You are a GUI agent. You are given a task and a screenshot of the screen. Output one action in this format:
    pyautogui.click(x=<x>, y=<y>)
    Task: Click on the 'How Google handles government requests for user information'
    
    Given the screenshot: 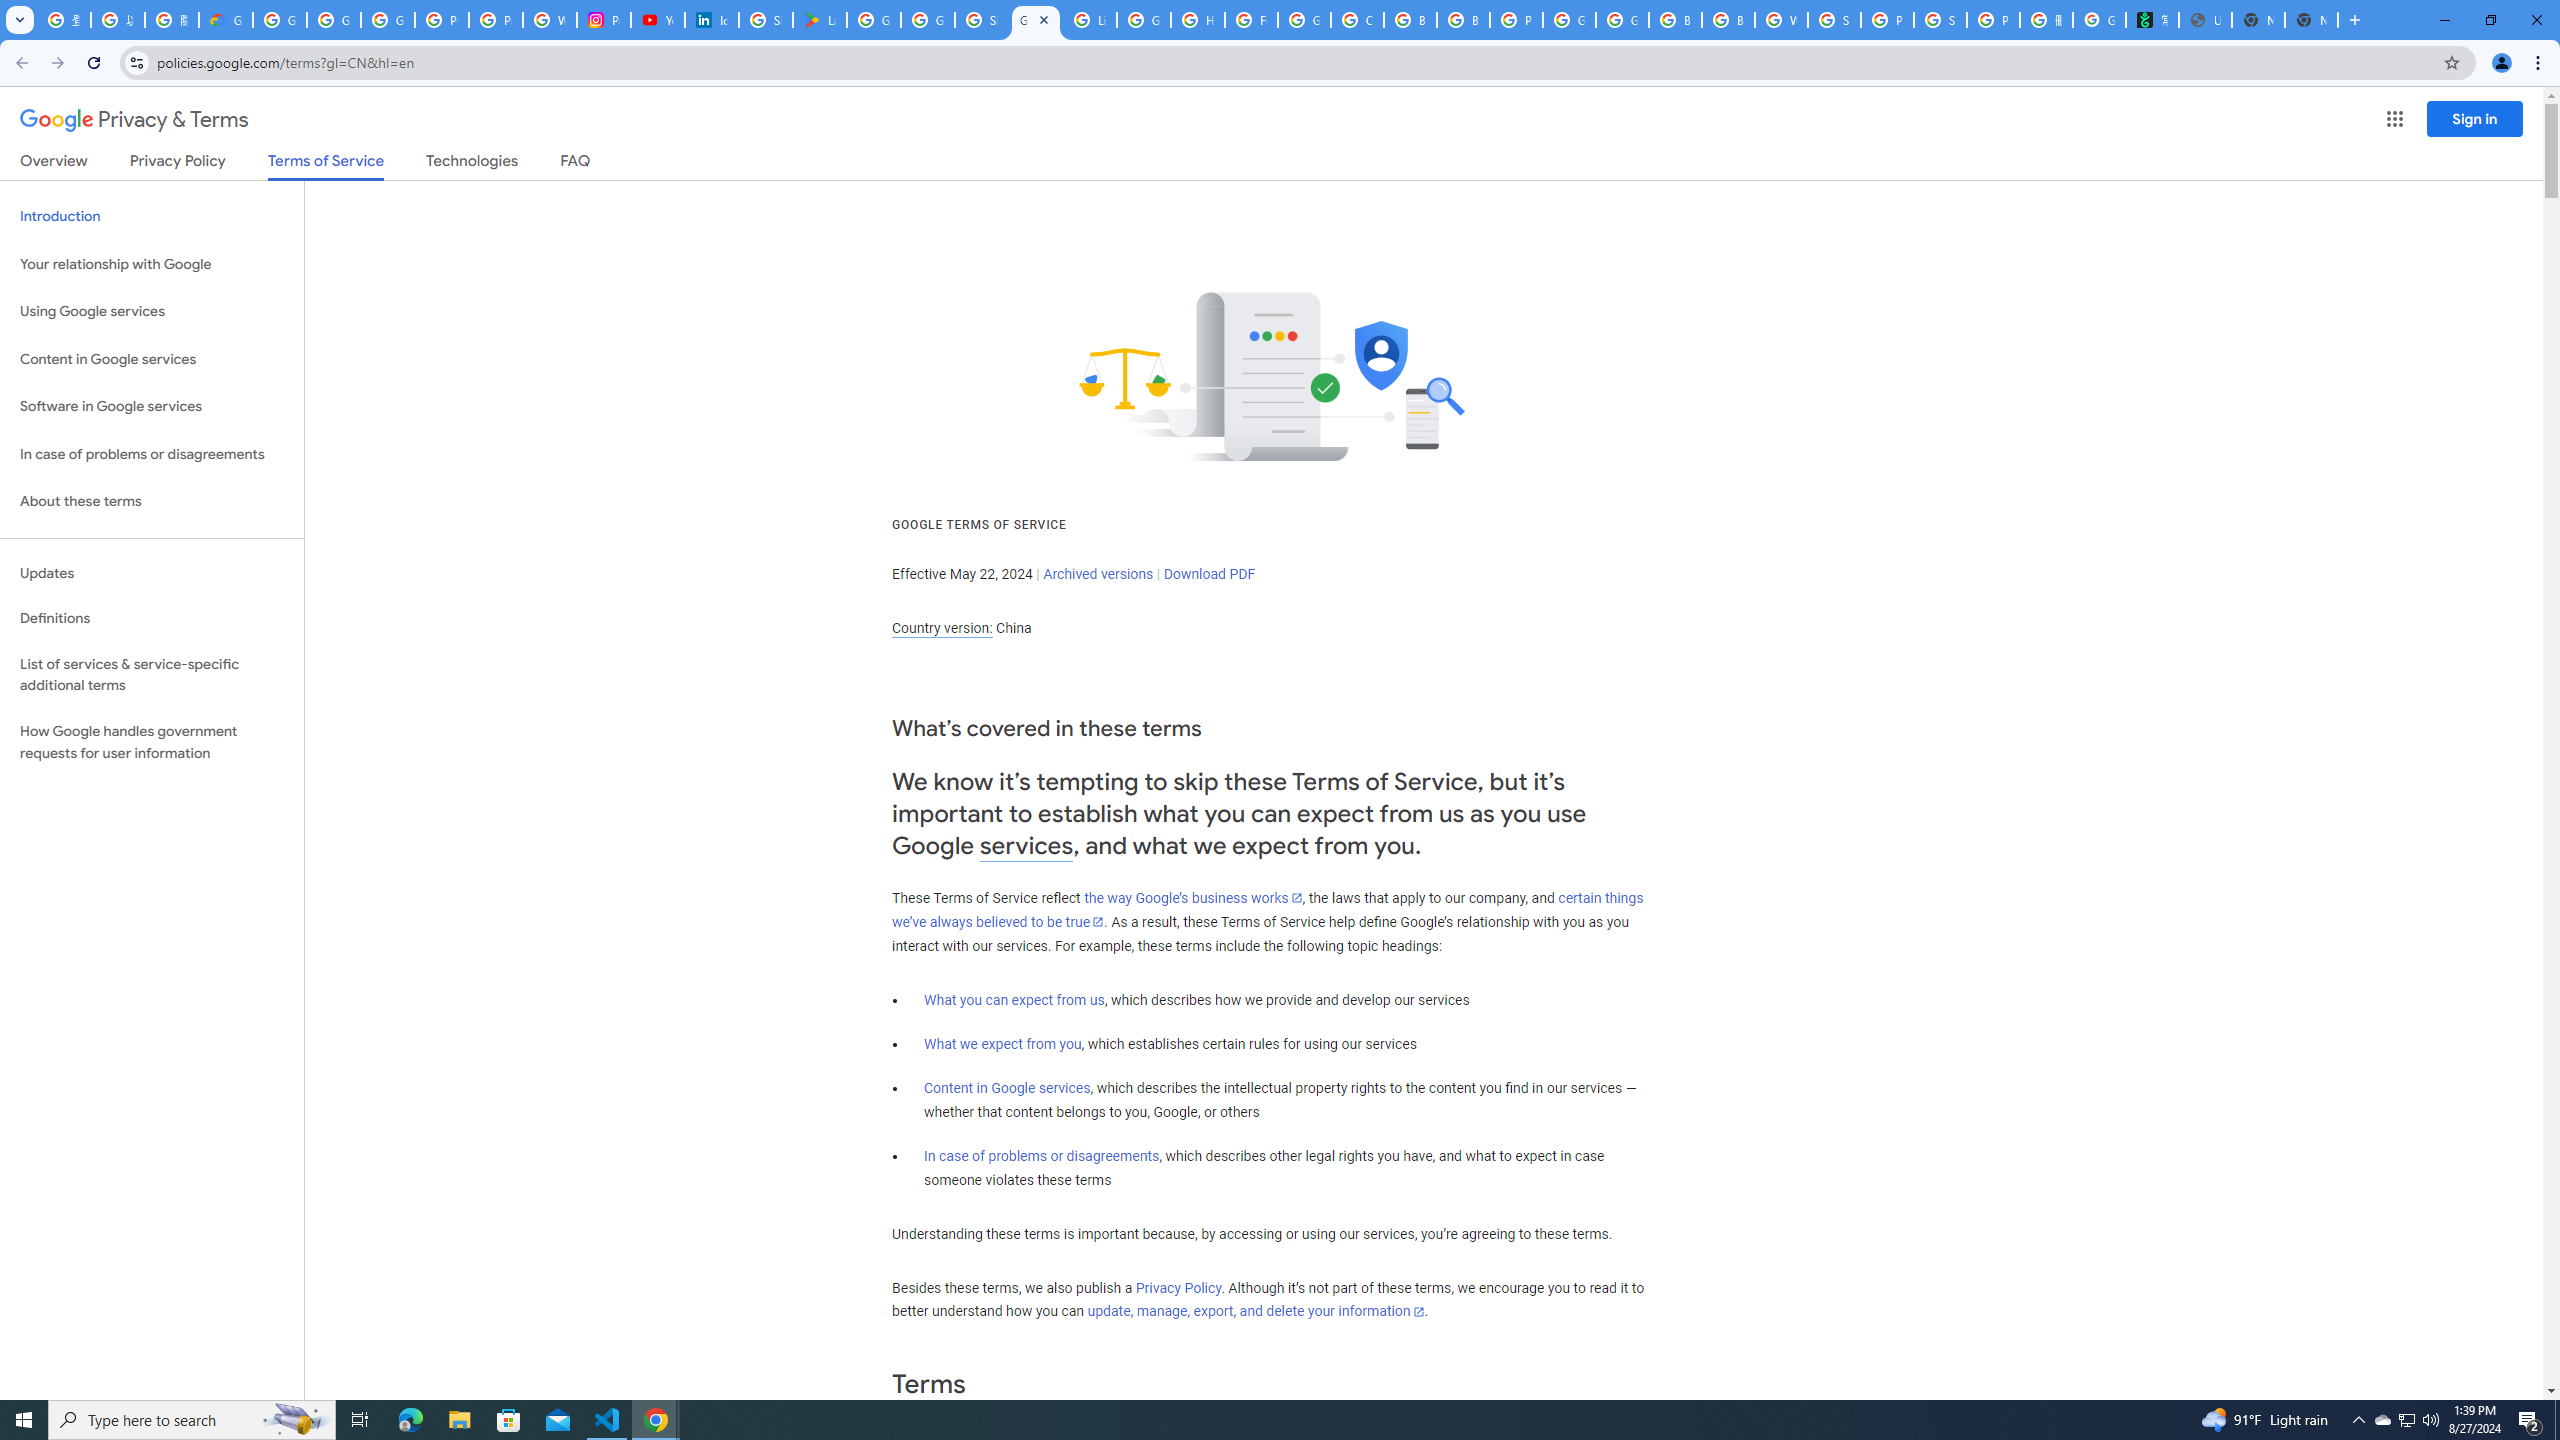 What is the action you would take?
    pyautogui.click(x=151, y=742)
    